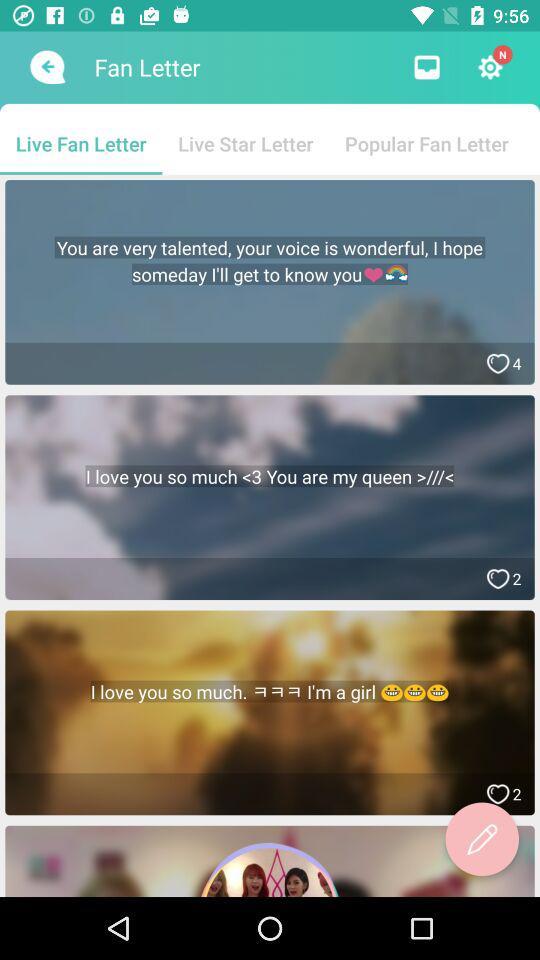  I want to click on the arrow_backward icon, so click(45, 67).